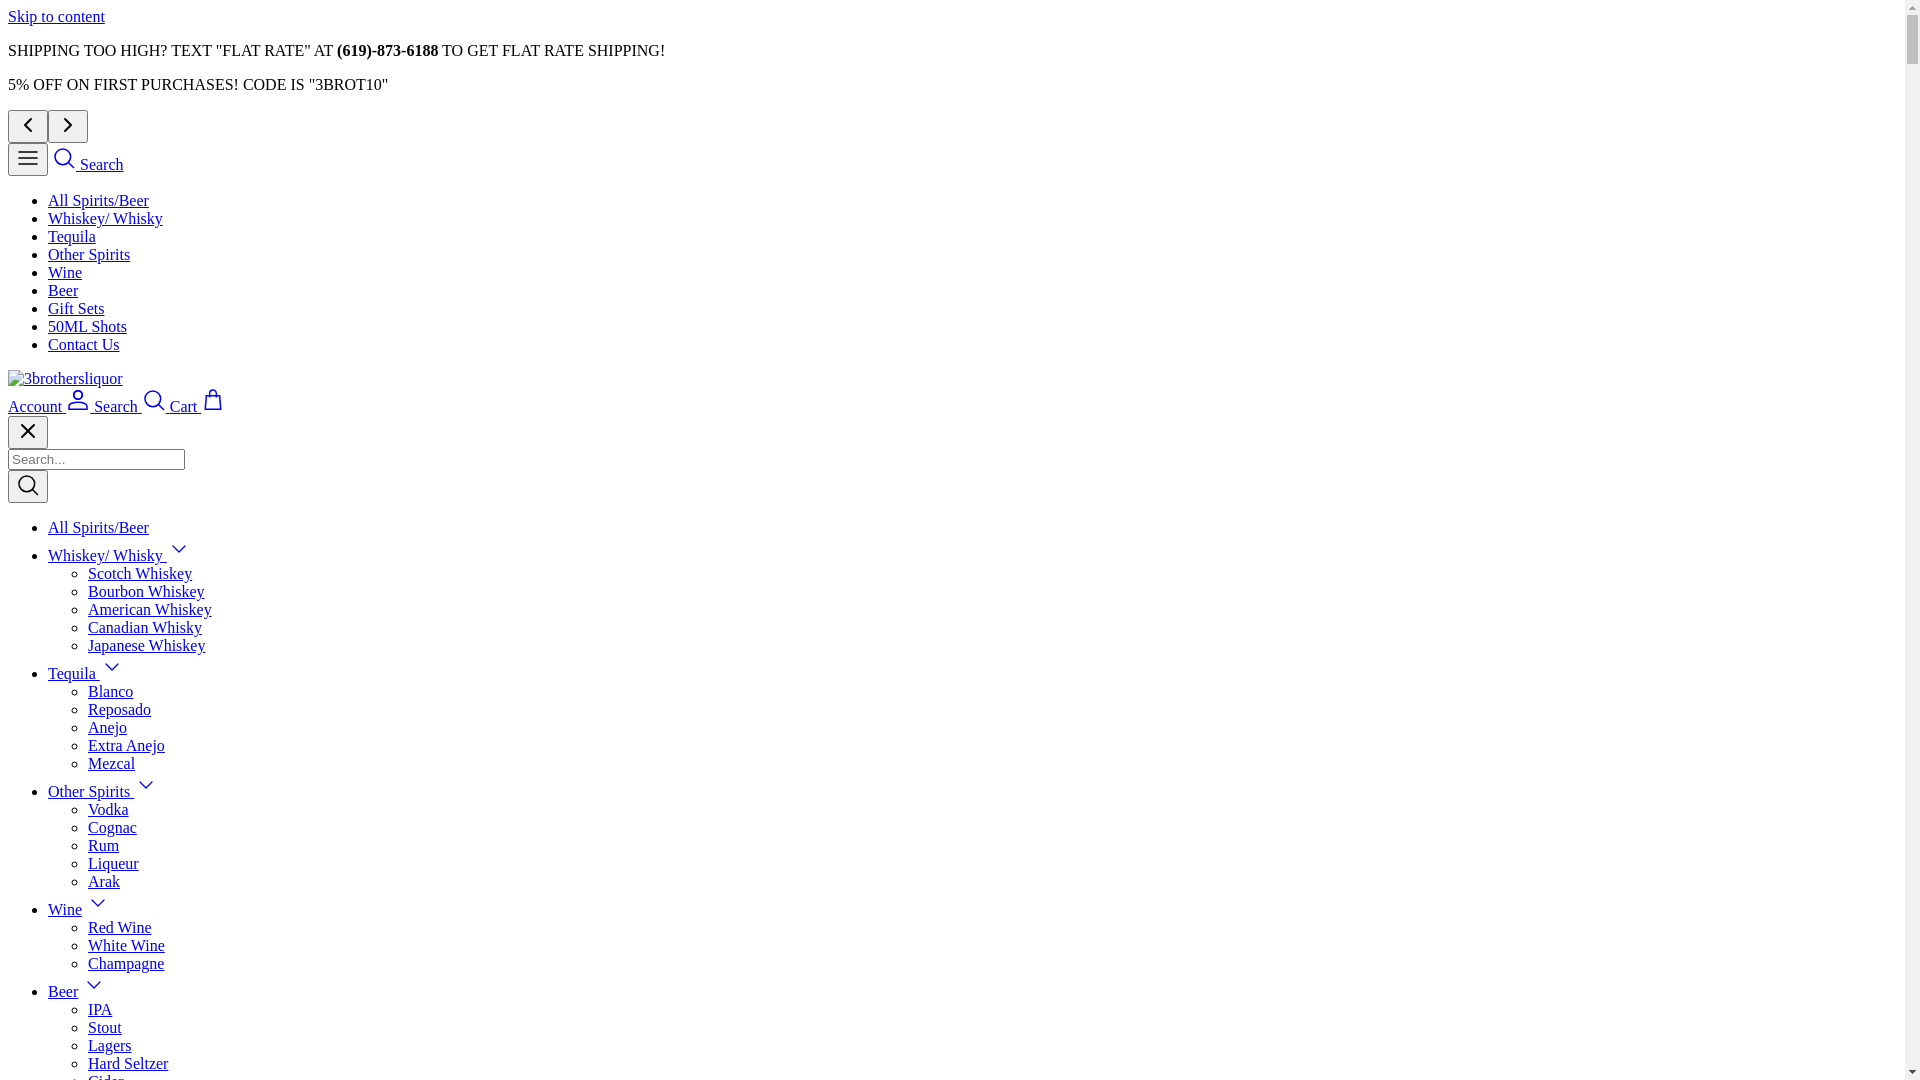 The image size is (1920, 1080). What do you see at coordinates (111, 827) in the screenshot?
I see `'Cognac'` at bounding box center [111, 827].